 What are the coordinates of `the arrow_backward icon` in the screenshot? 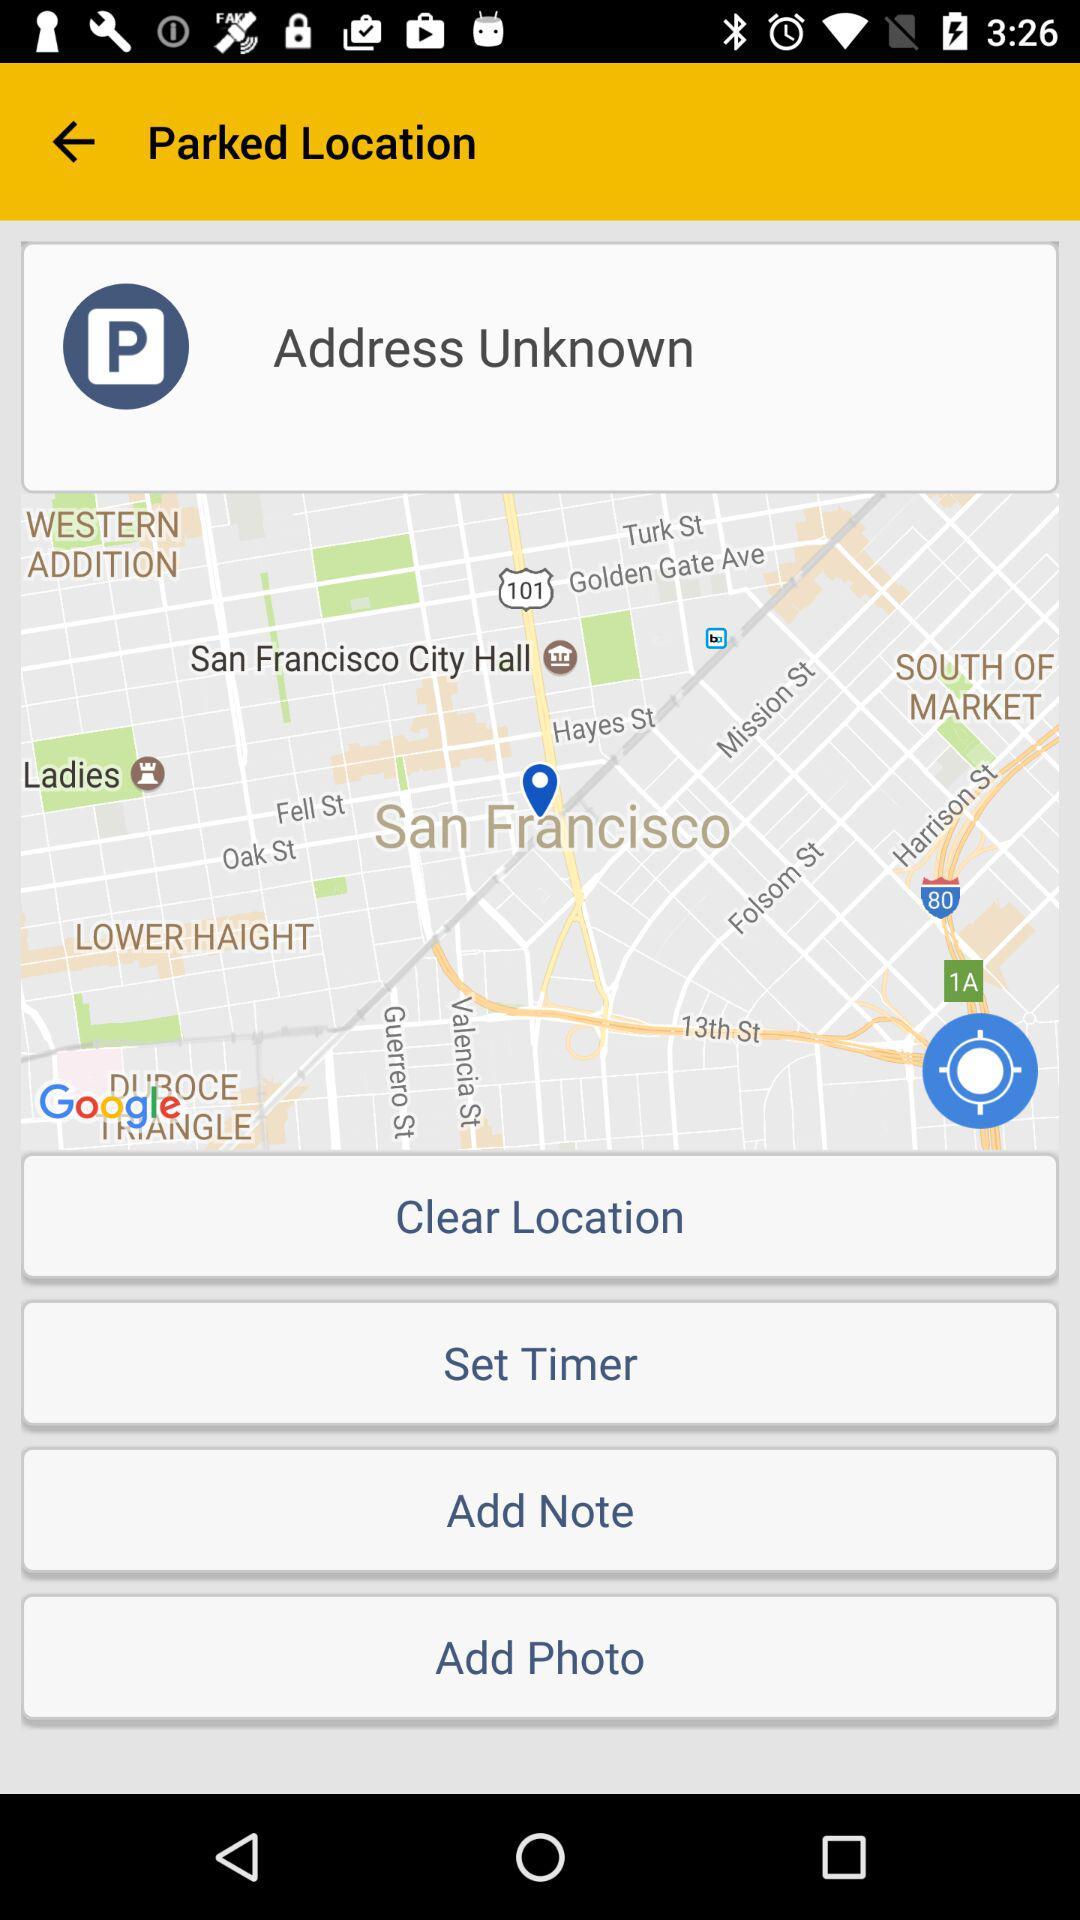 It's located at (72, 140).